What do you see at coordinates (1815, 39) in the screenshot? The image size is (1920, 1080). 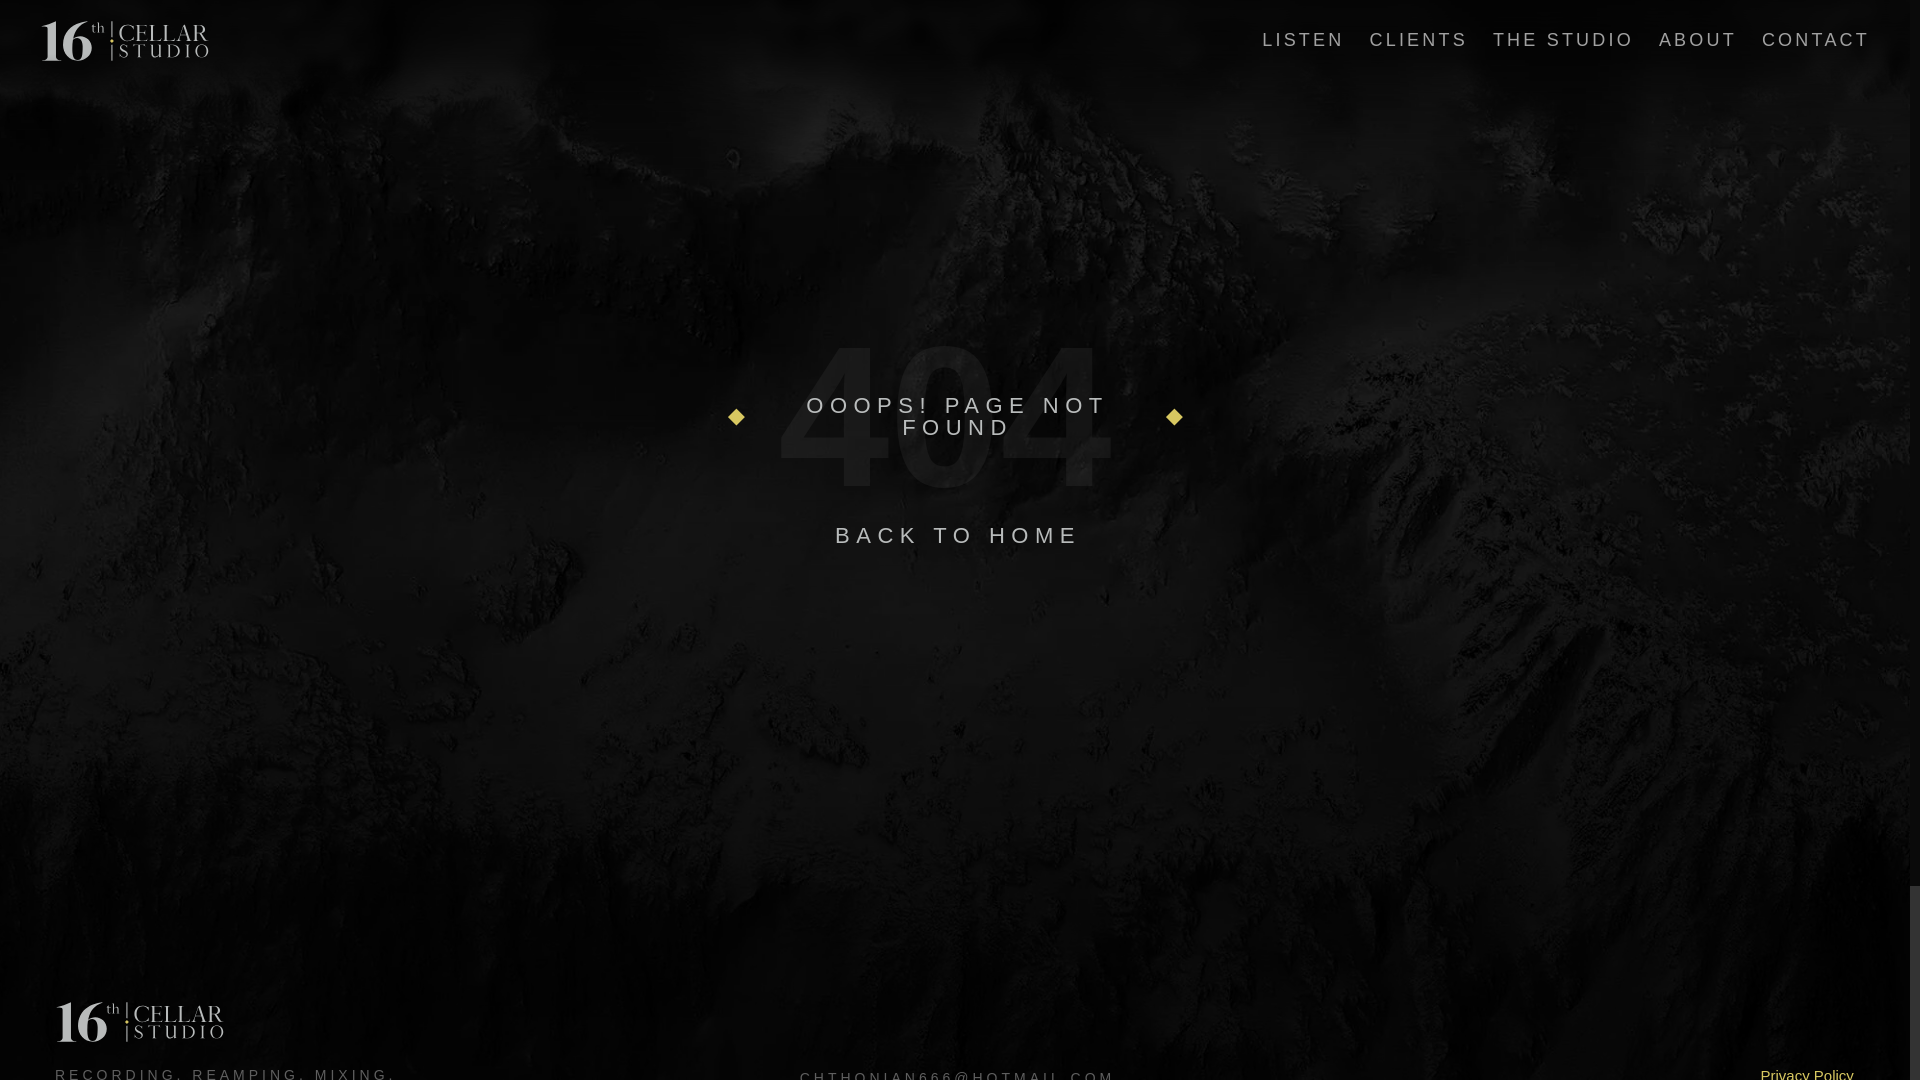 I see `'CONTACT'` at bounding box center [1815, 39].